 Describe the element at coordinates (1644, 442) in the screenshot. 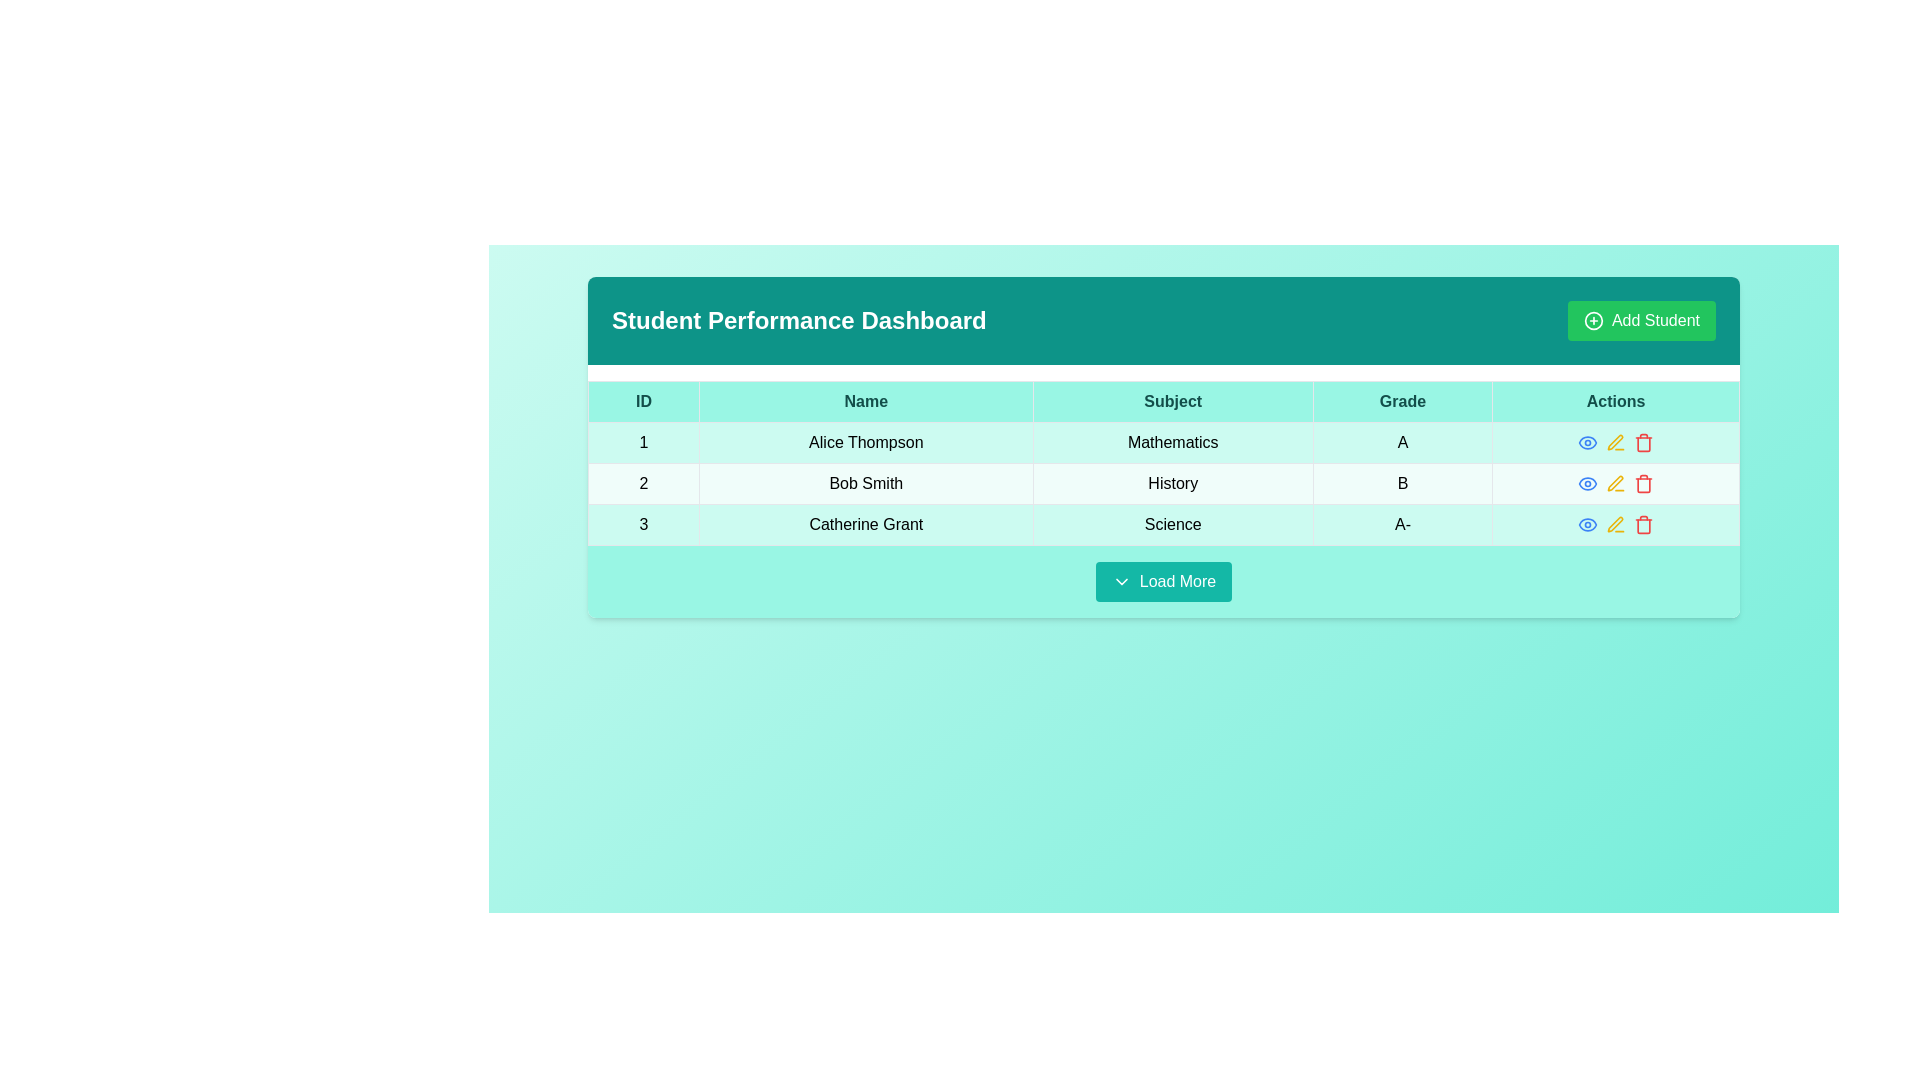

I see `the delete button with an icon located in the 'Actions' column of the first row in the table to initiate a deletion action for the corresponding data entry` at that location.